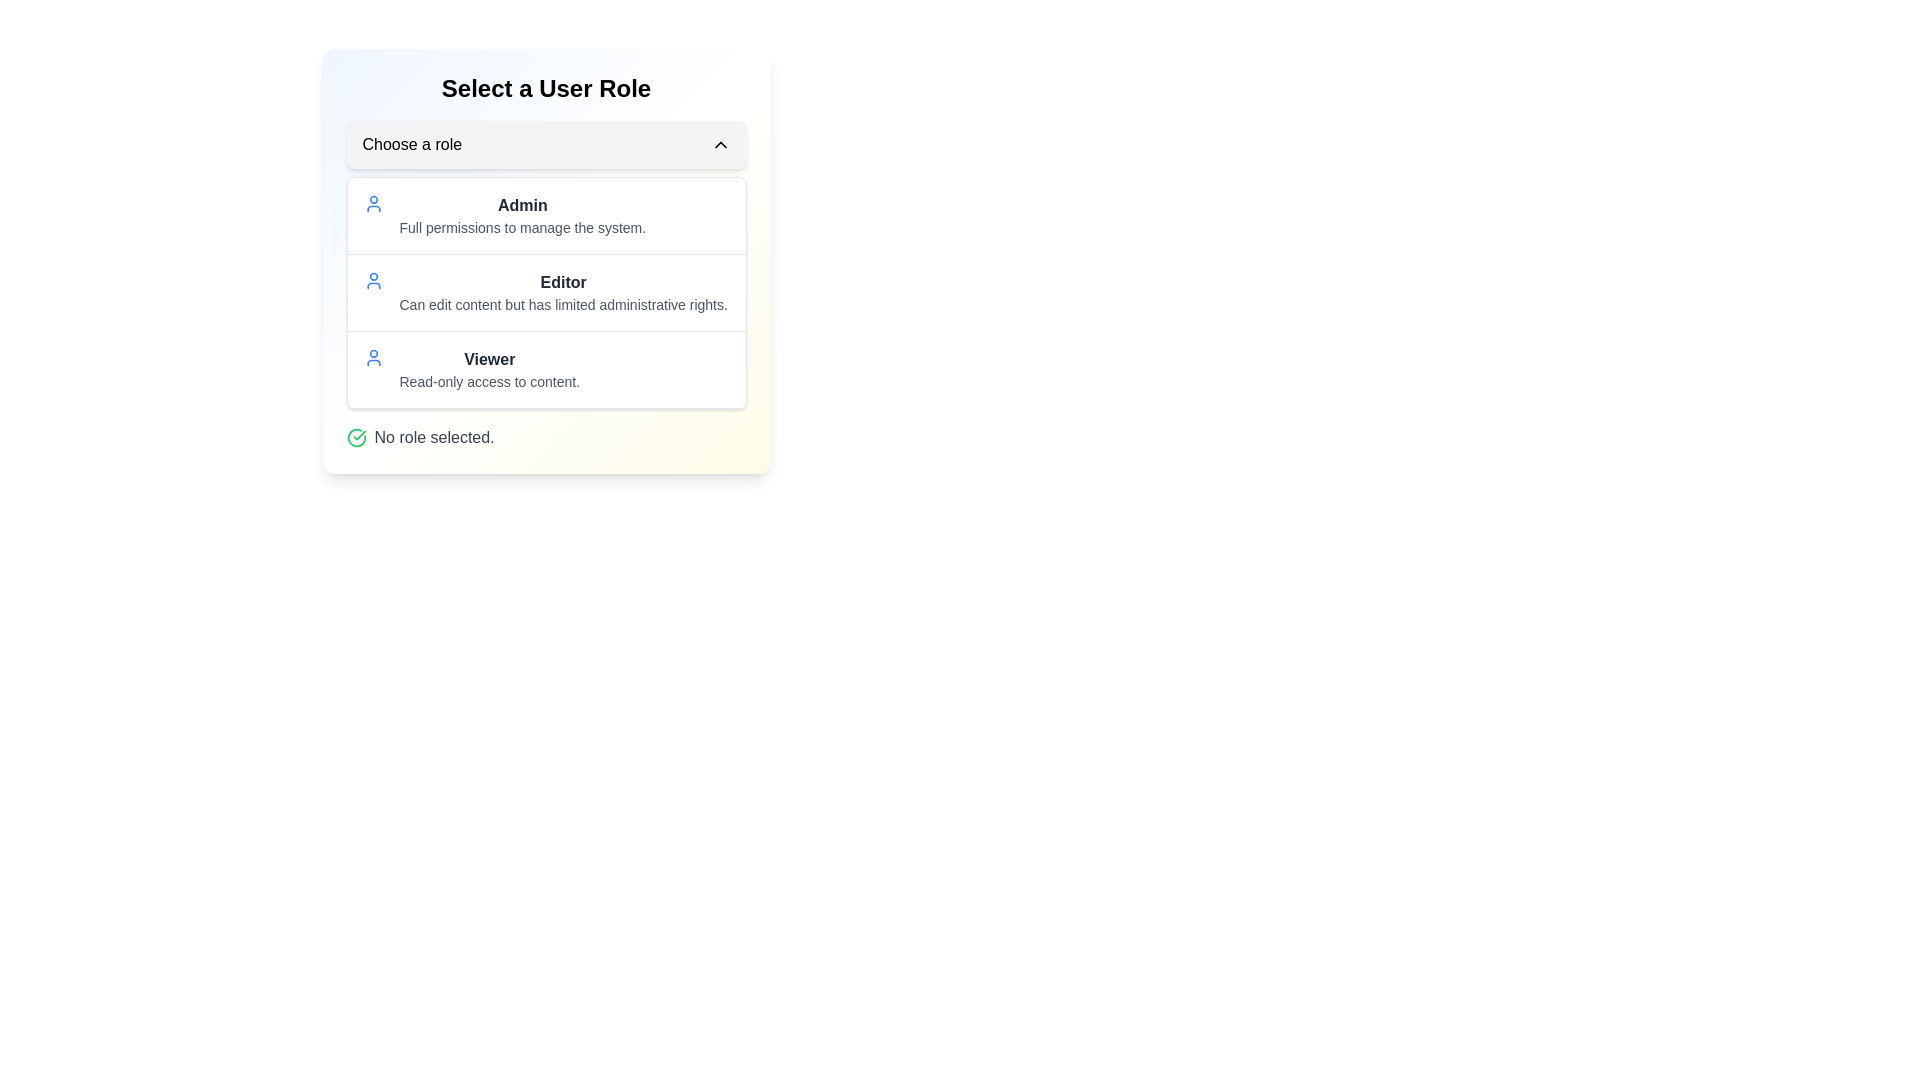 The width and height of the screenshot is (1920, 1080). Describe the element at coordinates (546, 437) in the screenshot. I see `the Status Indicator located at the bottom of the role selection interface, which indicates that no role has been selected` at that location.